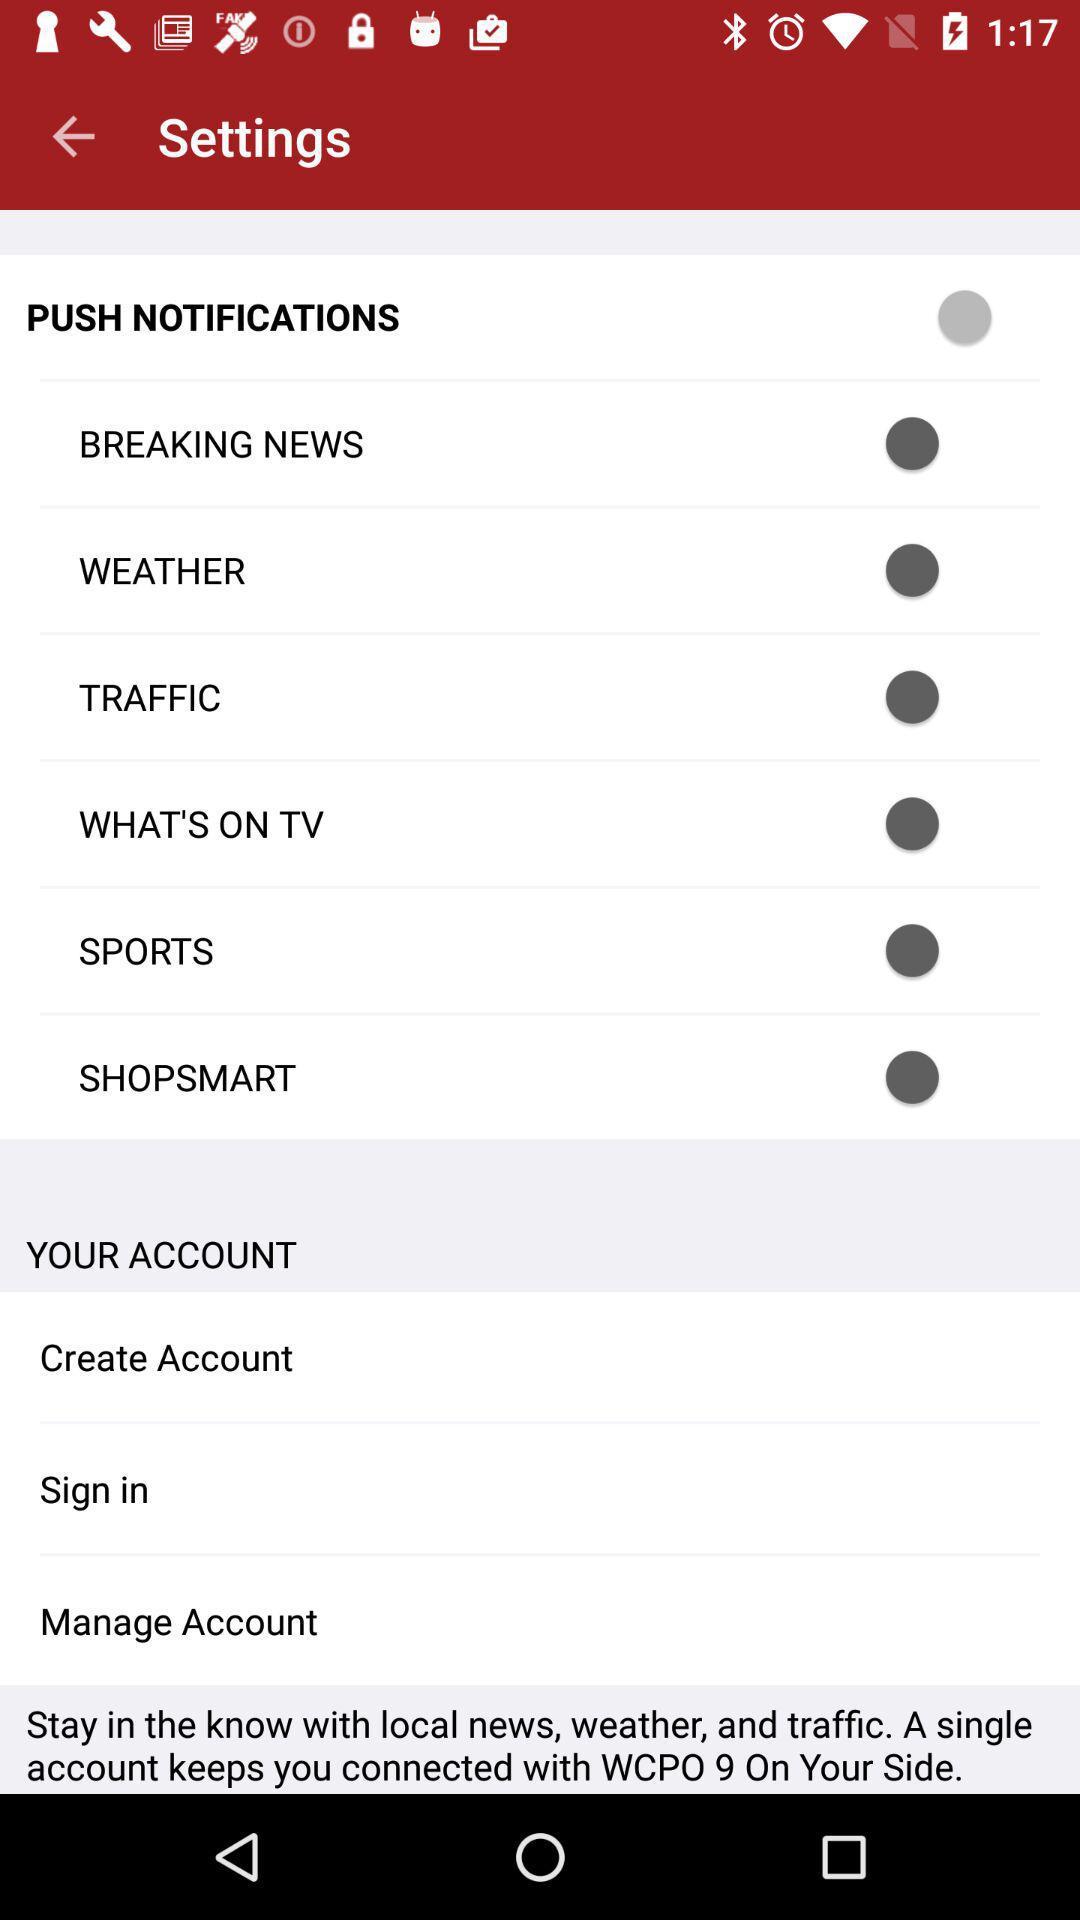  What do you see at coordinates (938, 949) in the screenshot?
I see `enable sports notifications` at bounding box center [938, 949].